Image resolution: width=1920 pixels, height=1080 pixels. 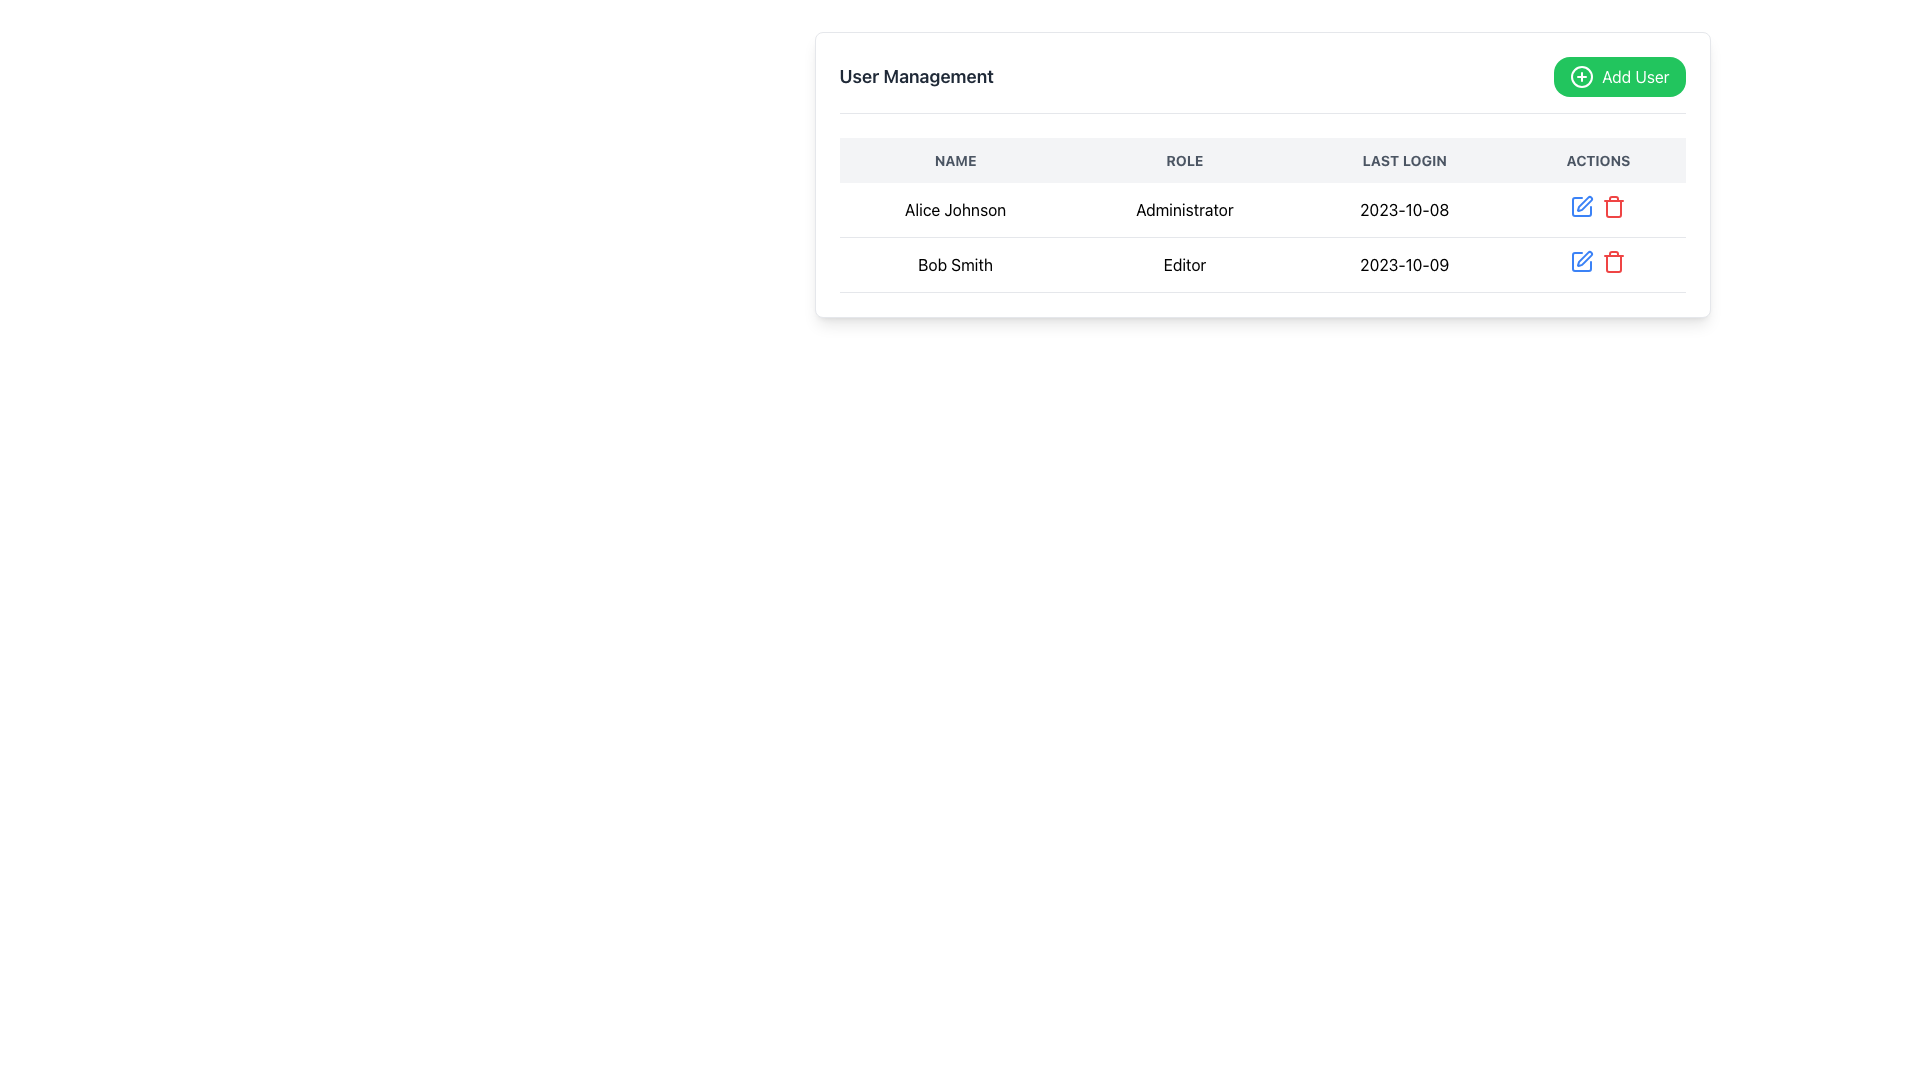 What do you see at coordinates (1261, 236) in the screenshot?
I see `the first table row displaying 'Alice Johnson', 'Administrator', and '2023-10-08'` at bounding box center [1261, 236].